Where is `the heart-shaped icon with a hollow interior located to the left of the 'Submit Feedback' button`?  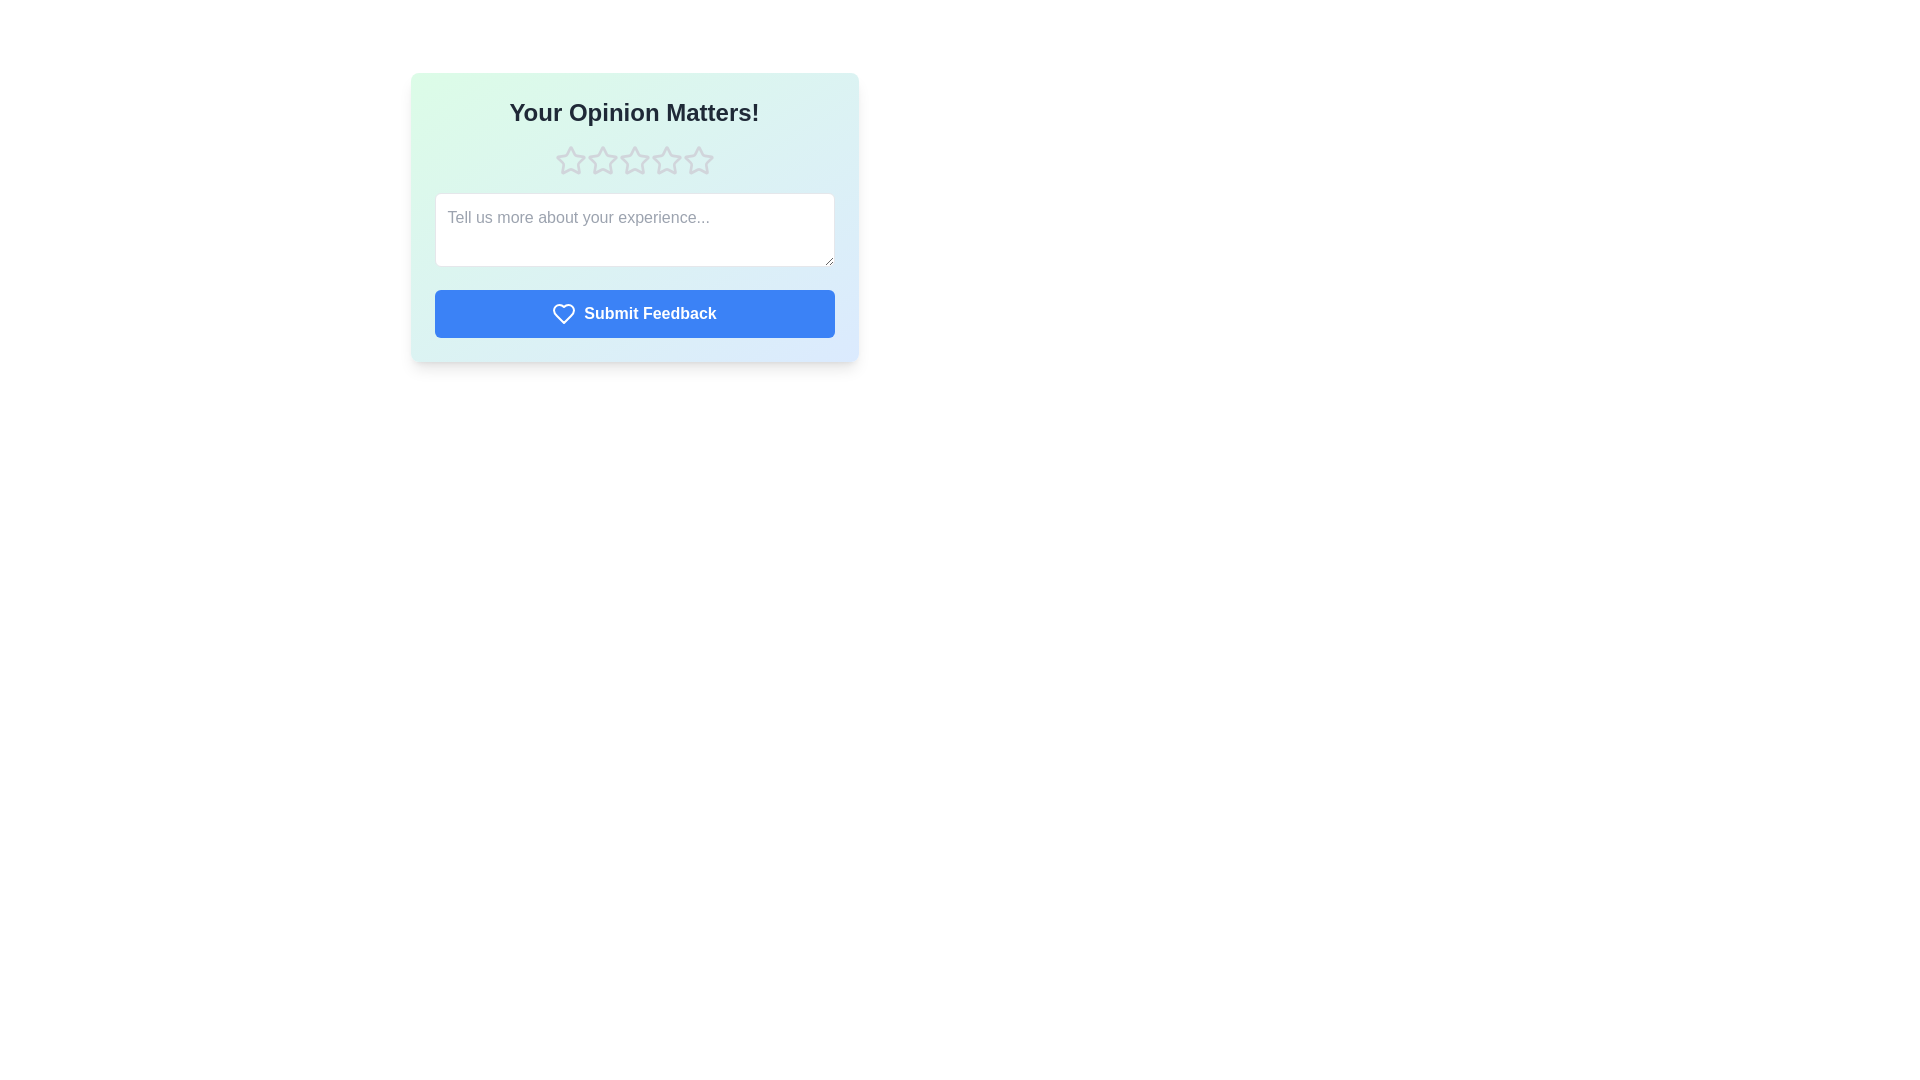 the heart-shaped icon with a hollow interior located to the left of the 'Submit Feedback' button is located at coordinates (563, 313).